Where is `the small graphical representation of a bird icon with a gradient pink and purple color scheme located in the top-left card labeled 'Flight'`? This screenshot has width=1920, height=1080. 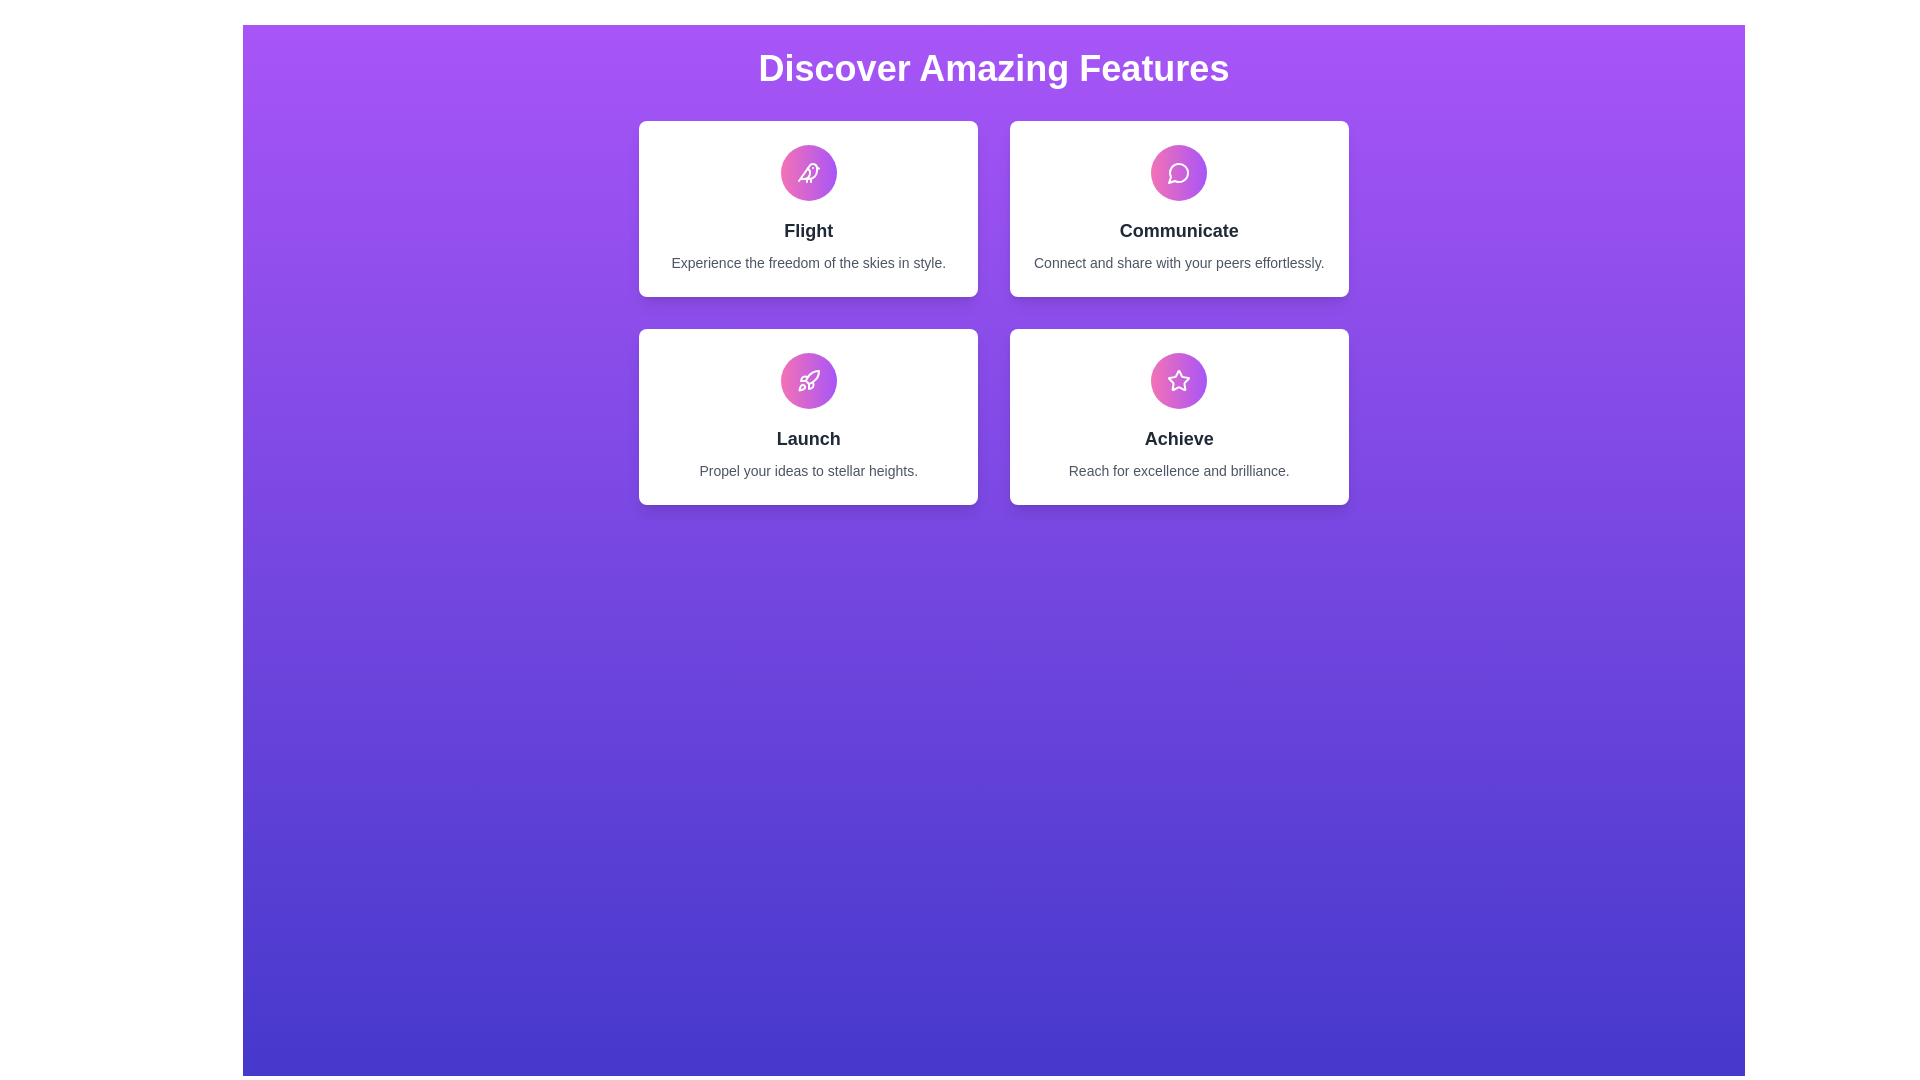
the small graphical representation of a bird icon with a gradient pink and purple color scheme located in the top-left card labeled 'Flight' is located at coordinates (807, 171).